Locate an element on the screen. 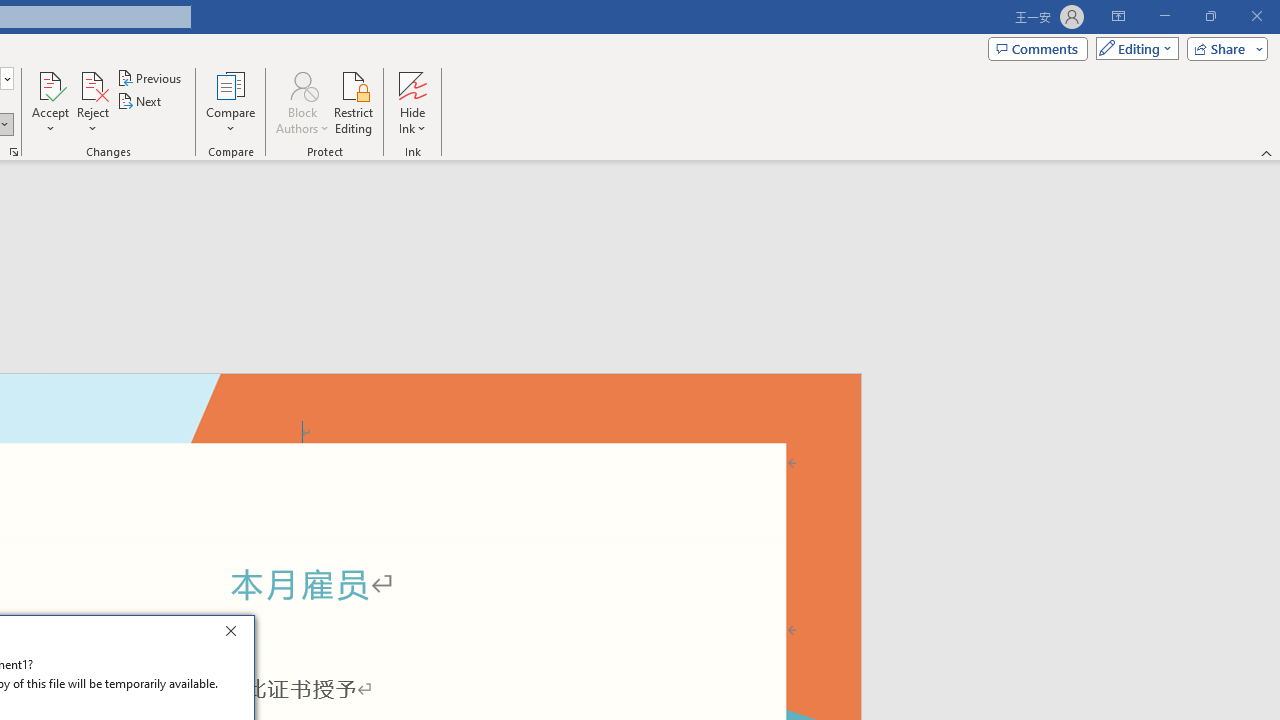 This screenshot has width=1280, height=720. 'Block Authors' is located at coordinates (301, 84).